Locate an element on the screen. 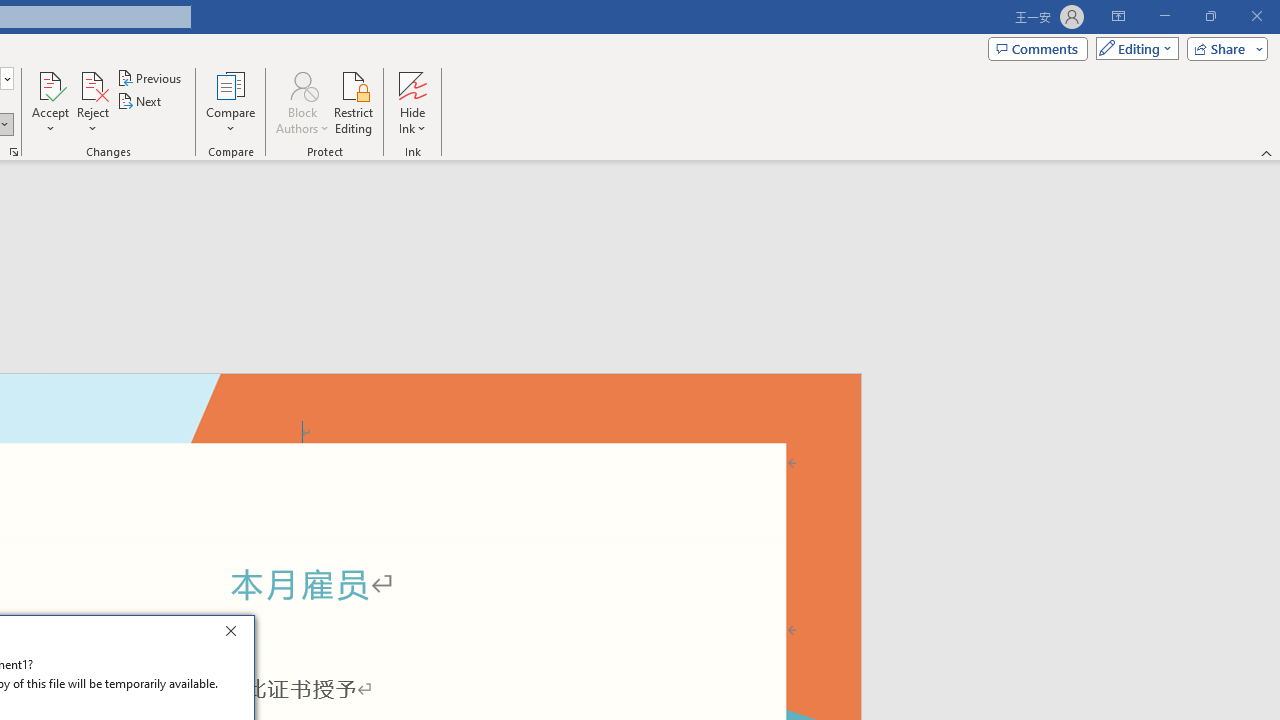 This screenshot has width=1280, height=720. 'Block Authors' is located at coordinates (301, 84).